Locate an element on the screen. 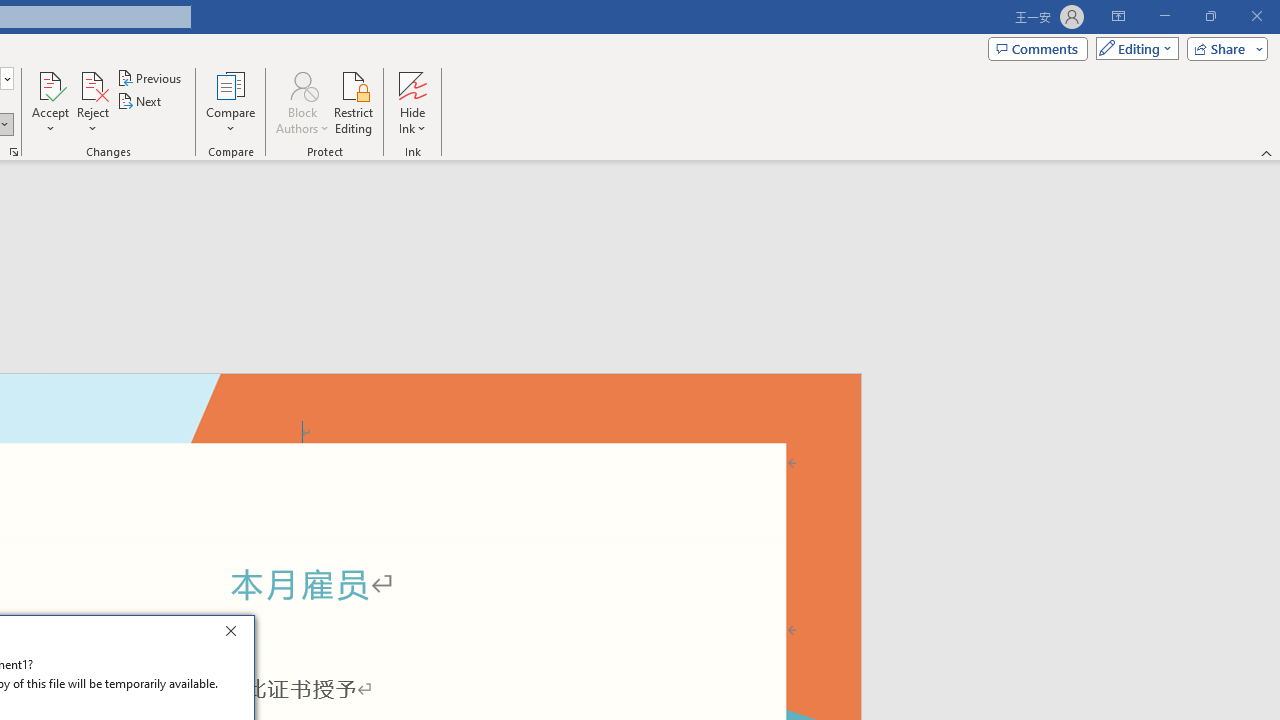 This screenshot has width=1280, height=720. 'Block Authors' is located at coordinates (301, 84).